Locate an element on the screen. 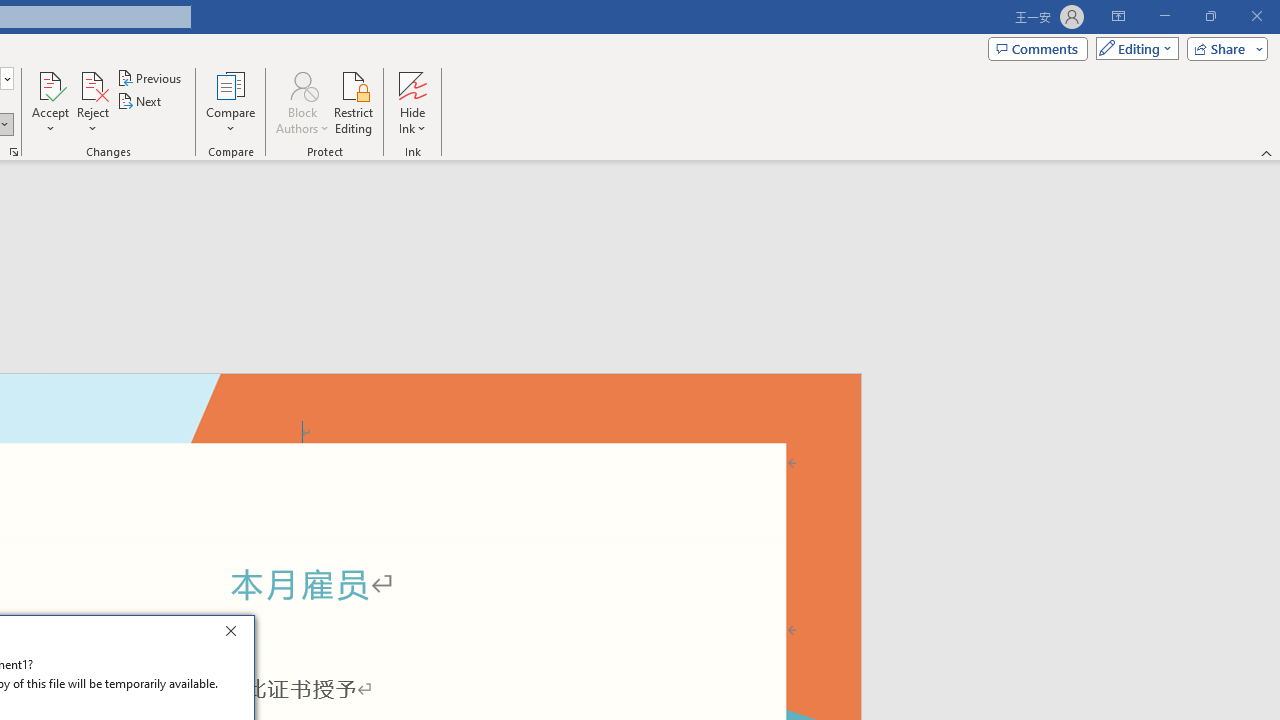 This screenshot has width=1280, height=720. 'Block Authors' is located at coordinates (301, 84).